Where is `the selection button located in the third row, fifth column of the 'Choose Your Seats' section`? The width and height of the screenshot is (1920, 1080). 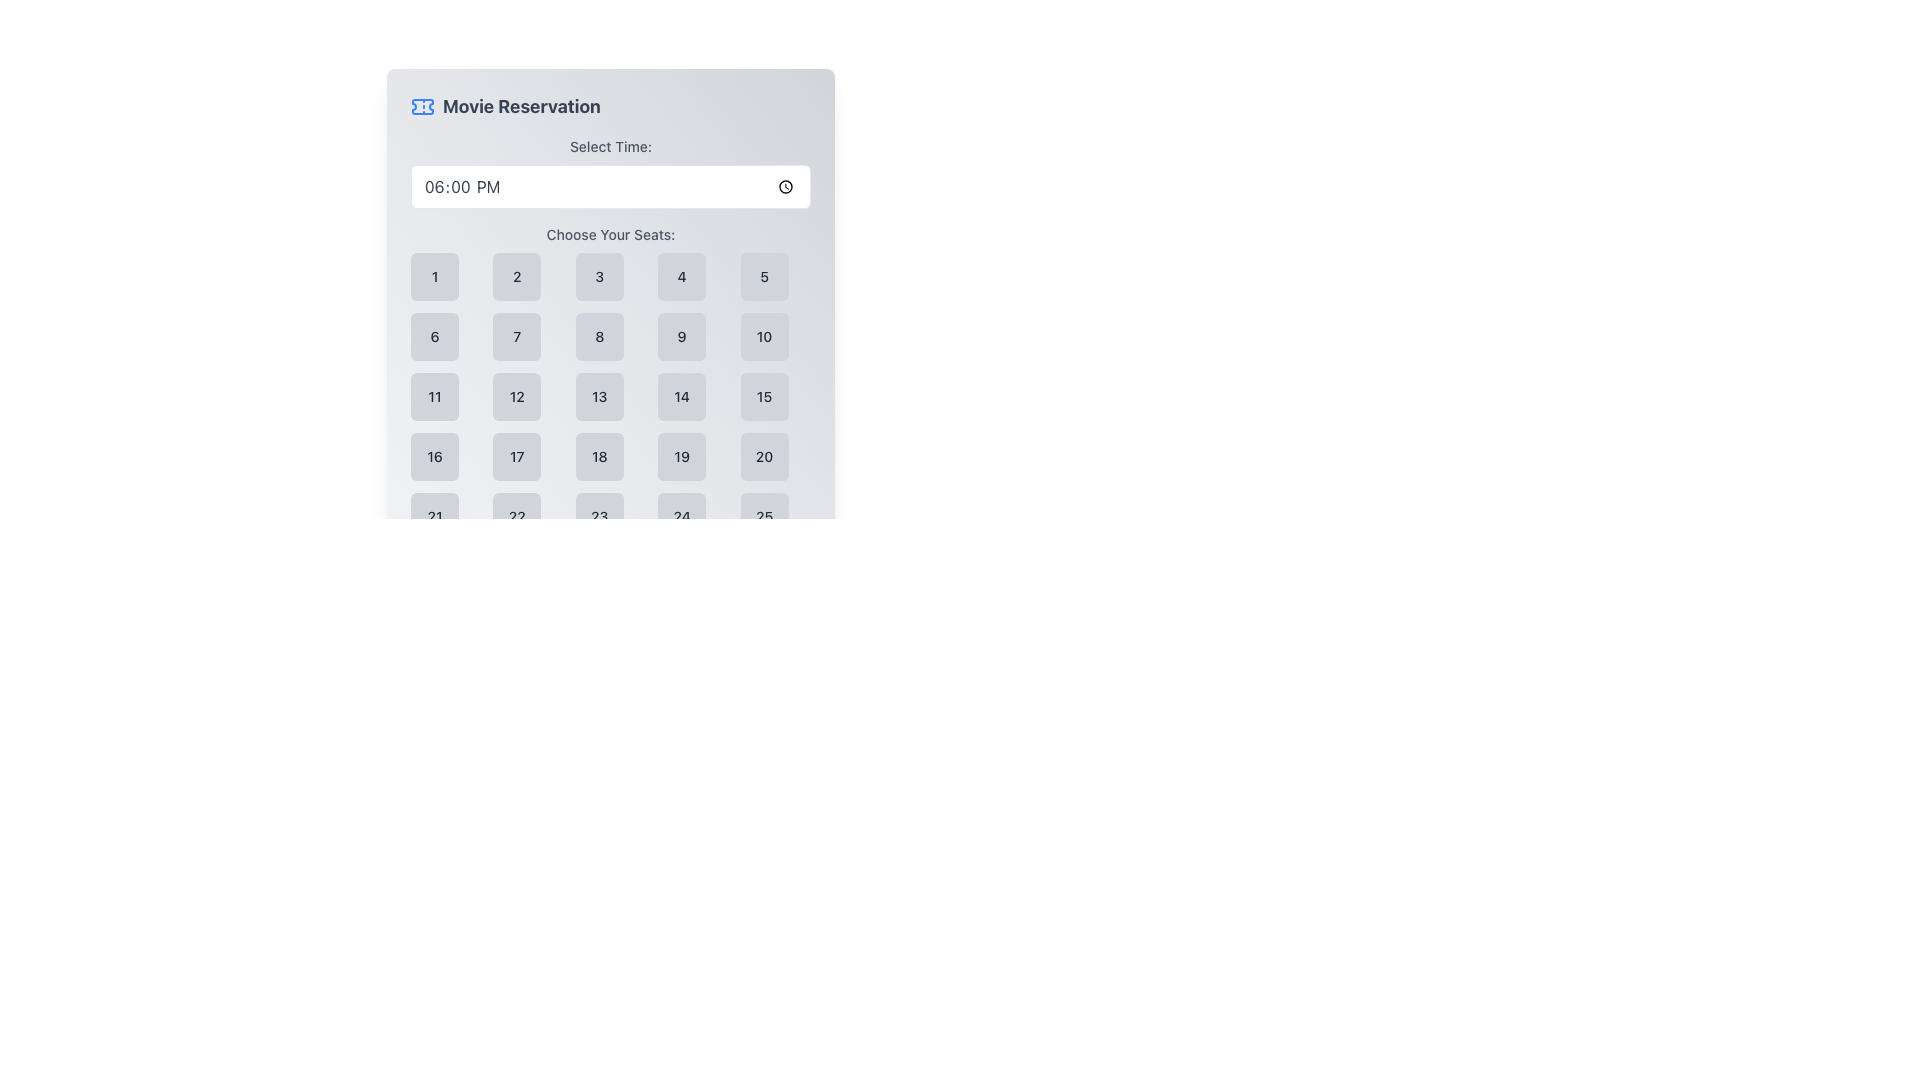
the selection button located in the third row, fifth column of the 'Choose Your Seats' section is located at coordinates (763, 397).